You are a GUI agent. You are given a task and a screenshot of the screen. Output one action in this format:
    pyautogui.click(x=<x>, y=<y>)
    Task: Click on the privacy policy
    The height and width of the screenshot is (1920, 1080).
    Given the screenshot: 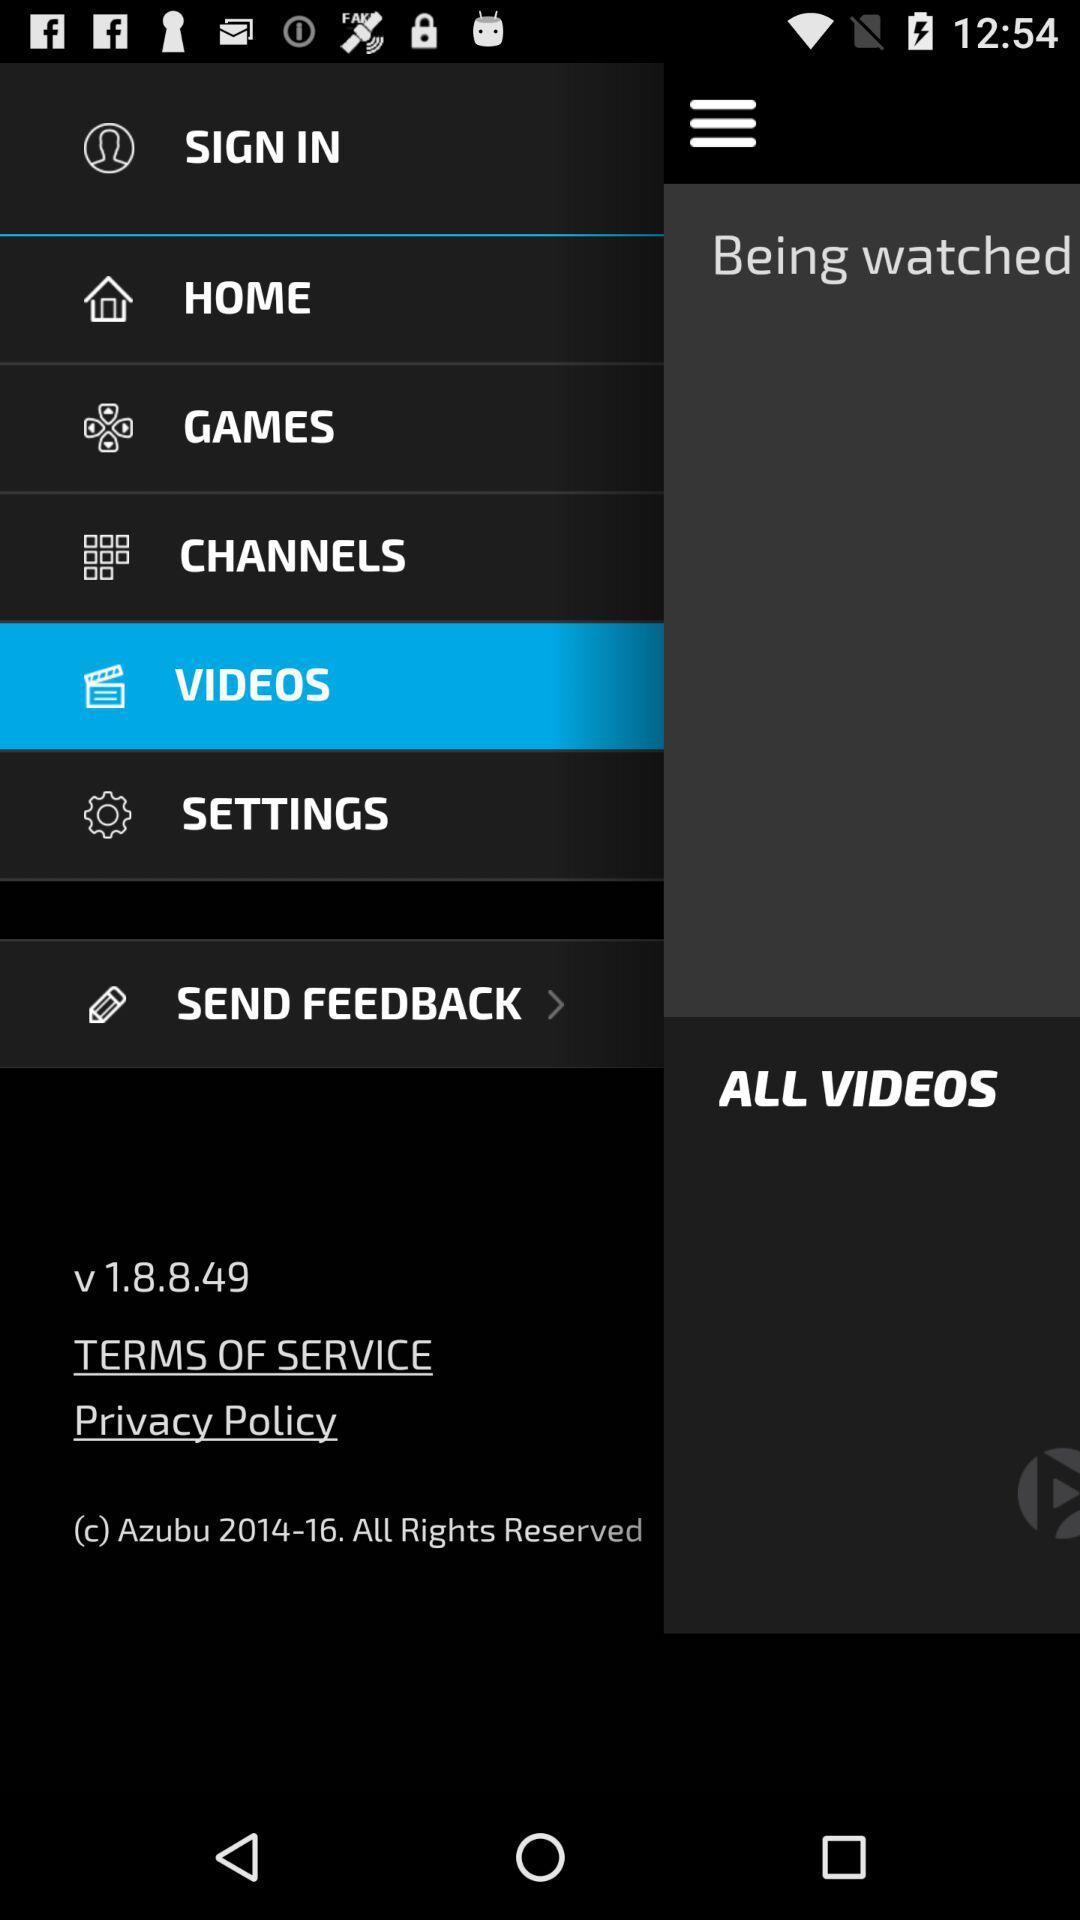 What is the action you would take?
    pyautogui.click(x=205, y=1433)
    